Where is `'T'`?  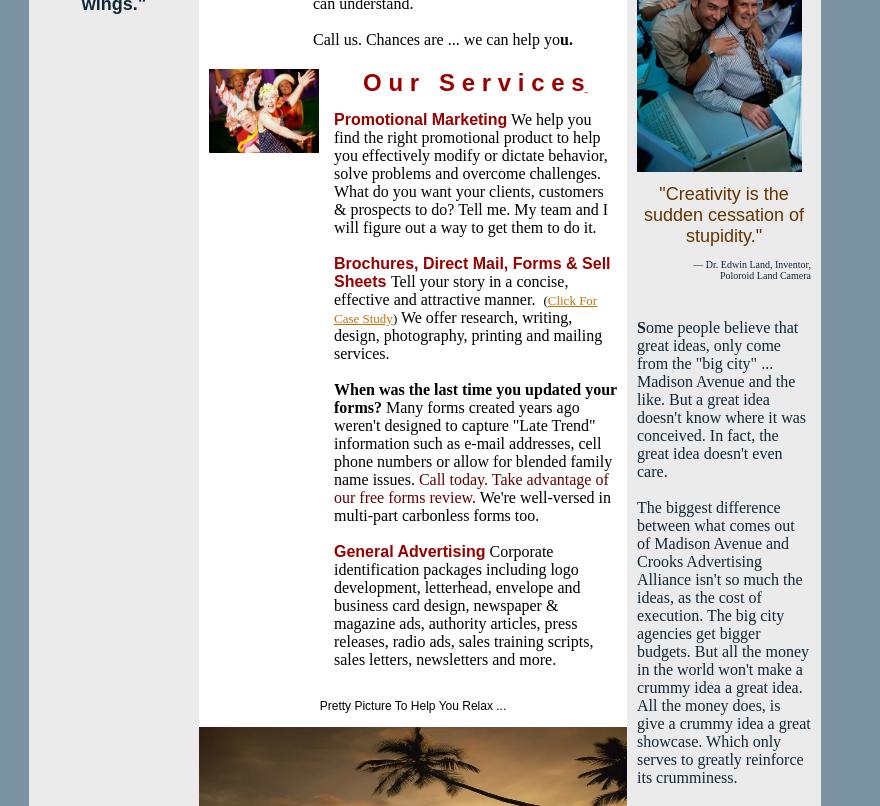
'T' is located at coordinates (393, 281).